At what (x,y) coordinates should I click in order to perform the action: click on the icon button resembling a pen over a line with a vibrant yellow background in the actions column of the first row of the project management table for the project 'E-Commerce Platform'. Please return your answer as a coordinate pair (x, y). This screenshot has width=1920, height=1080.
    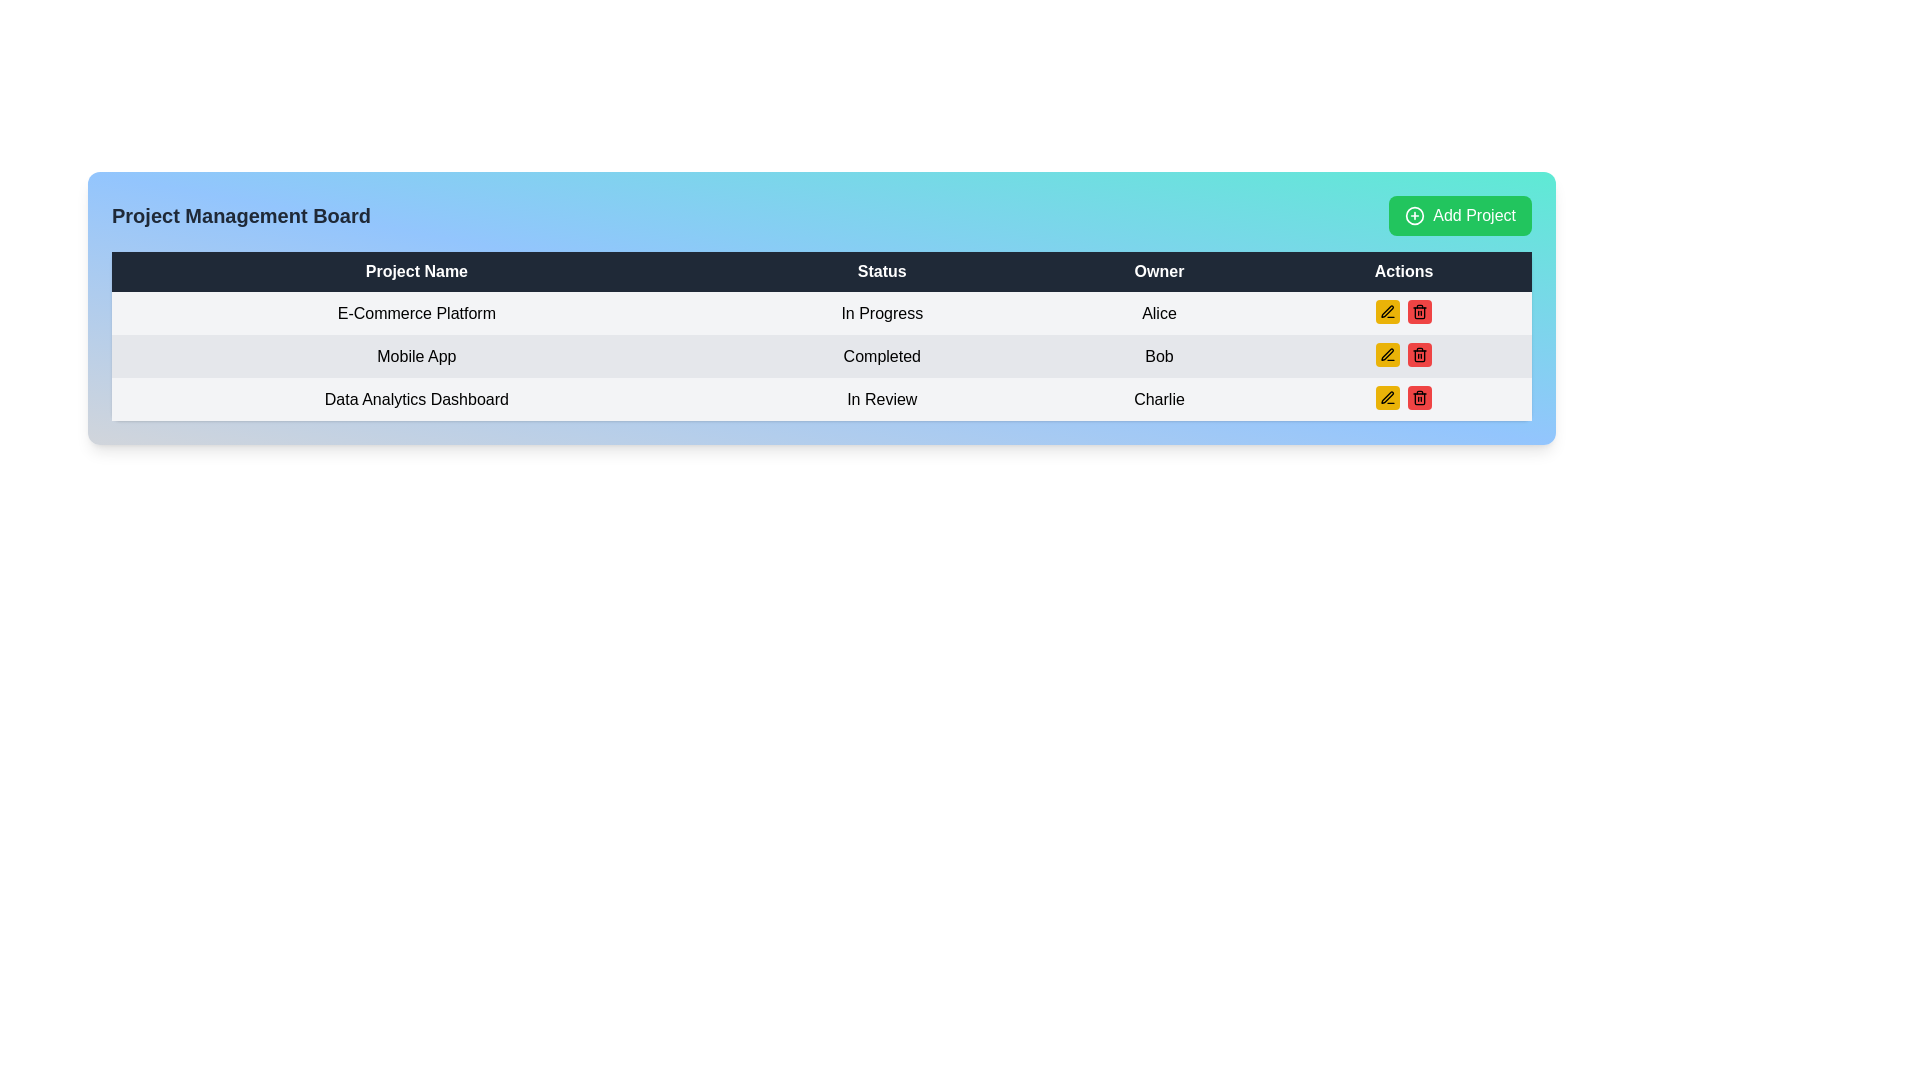
    Looking at the image, I should click on (1386, 312).